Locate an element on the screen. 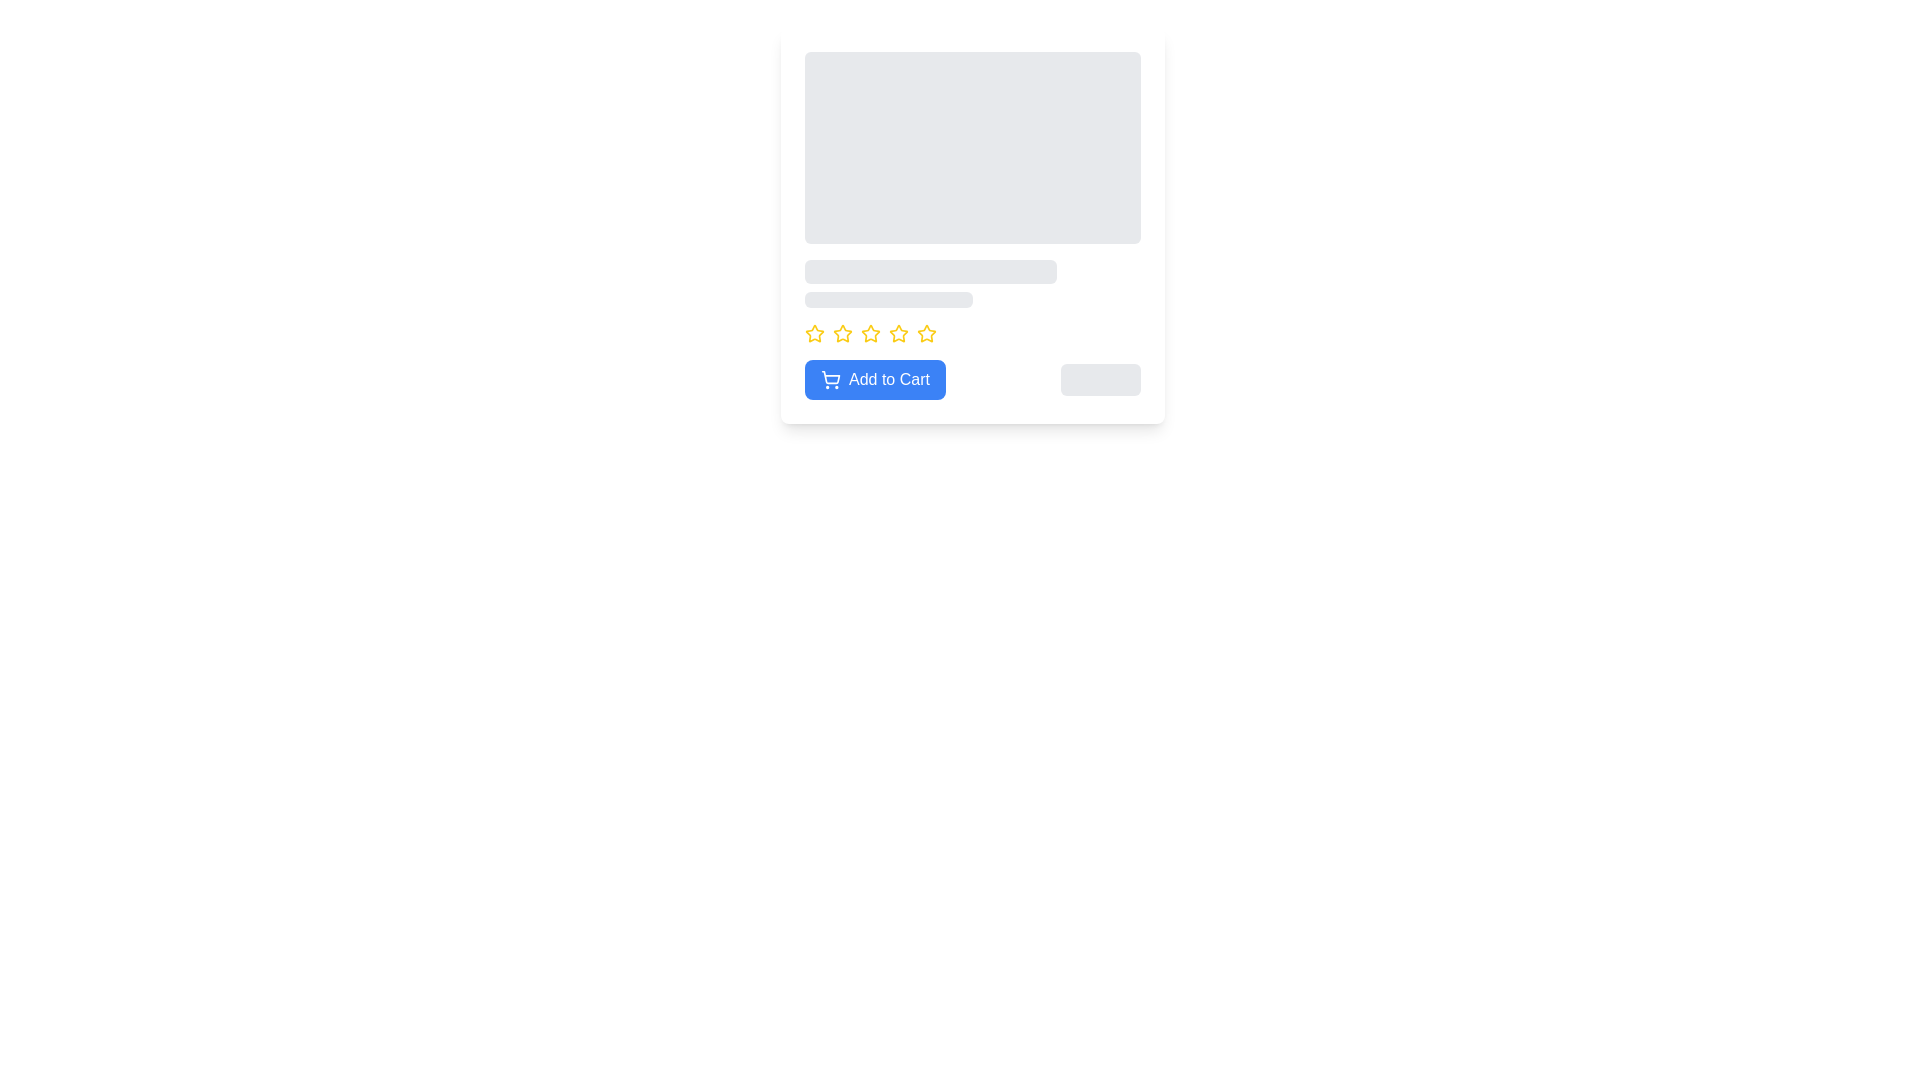 The image size is (1920, 1080). the yellow star icon, which is the last in a row of nine stars is located at coordinates (925, 333).